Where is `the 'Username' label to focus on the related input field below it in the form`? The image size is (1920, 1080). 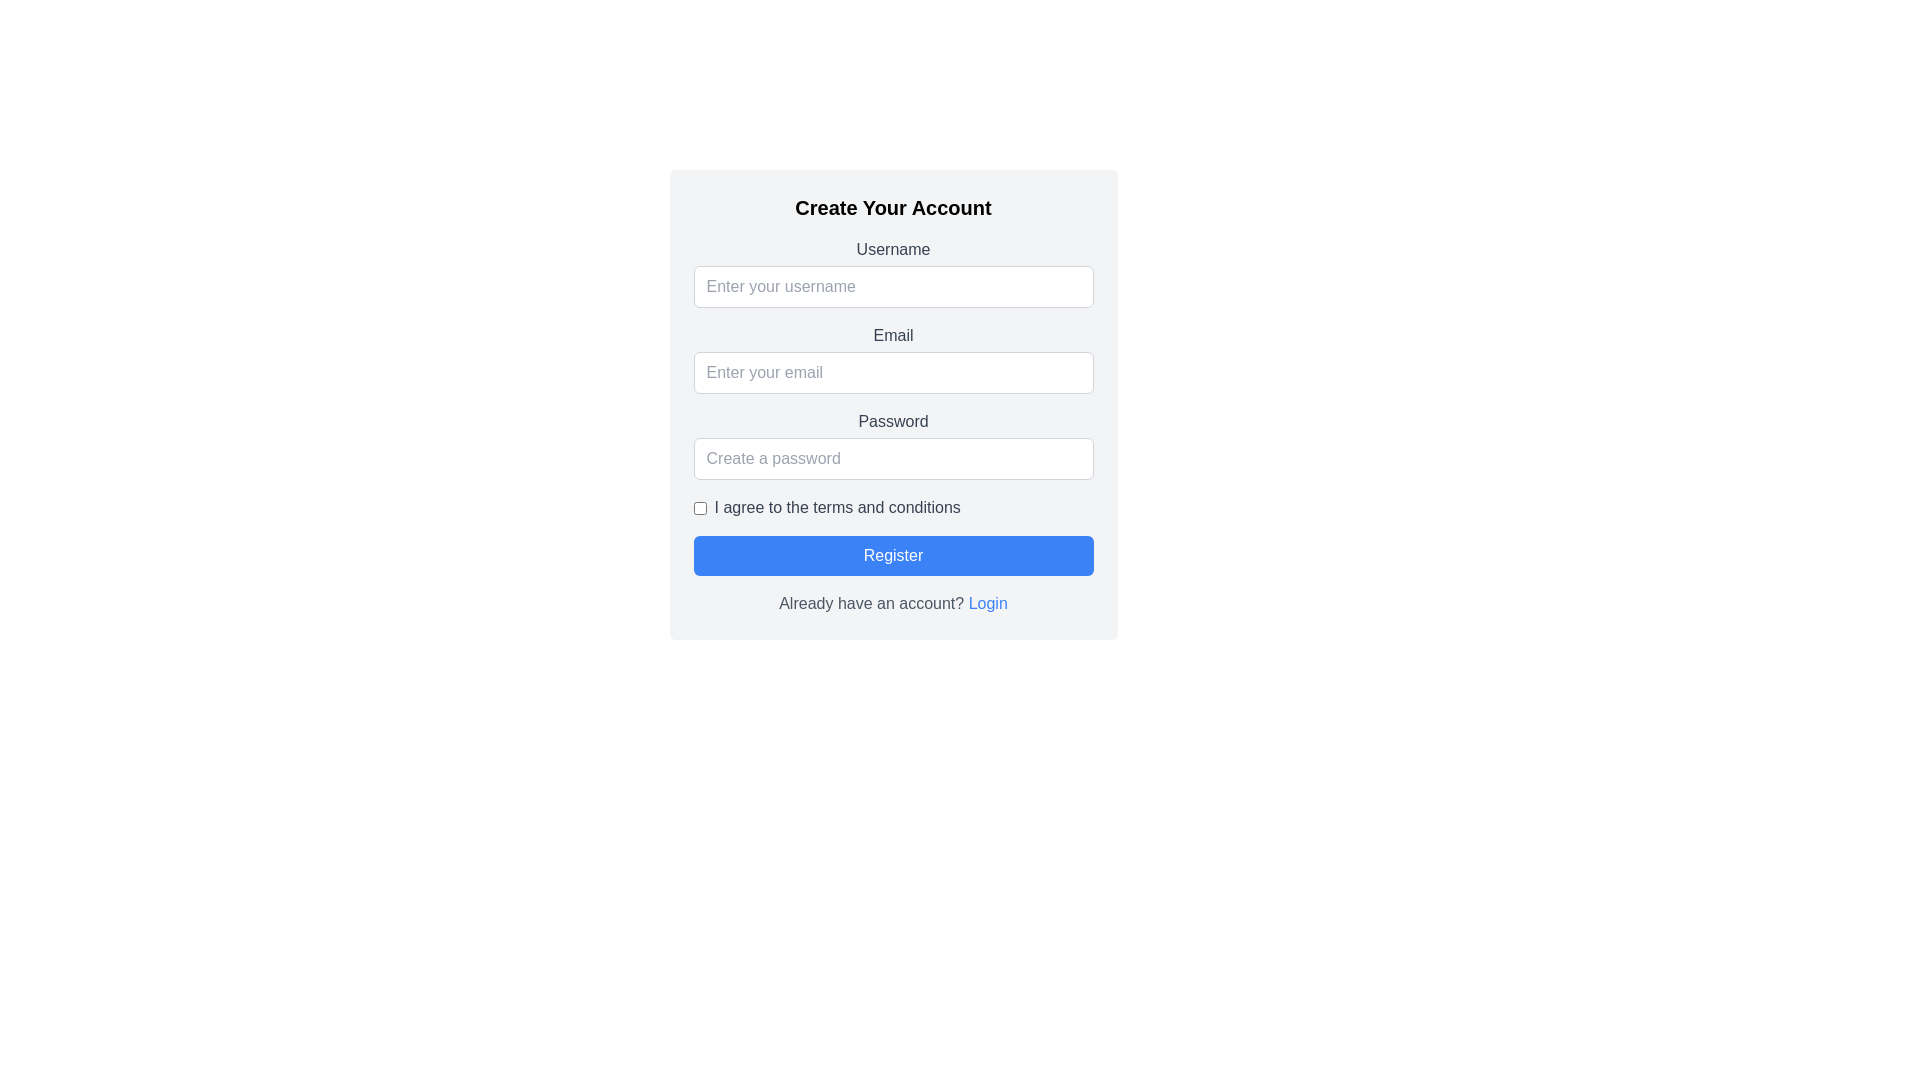 the 'Username' label to focus on the related input field below it in the form is located at coordinates (892, 249).